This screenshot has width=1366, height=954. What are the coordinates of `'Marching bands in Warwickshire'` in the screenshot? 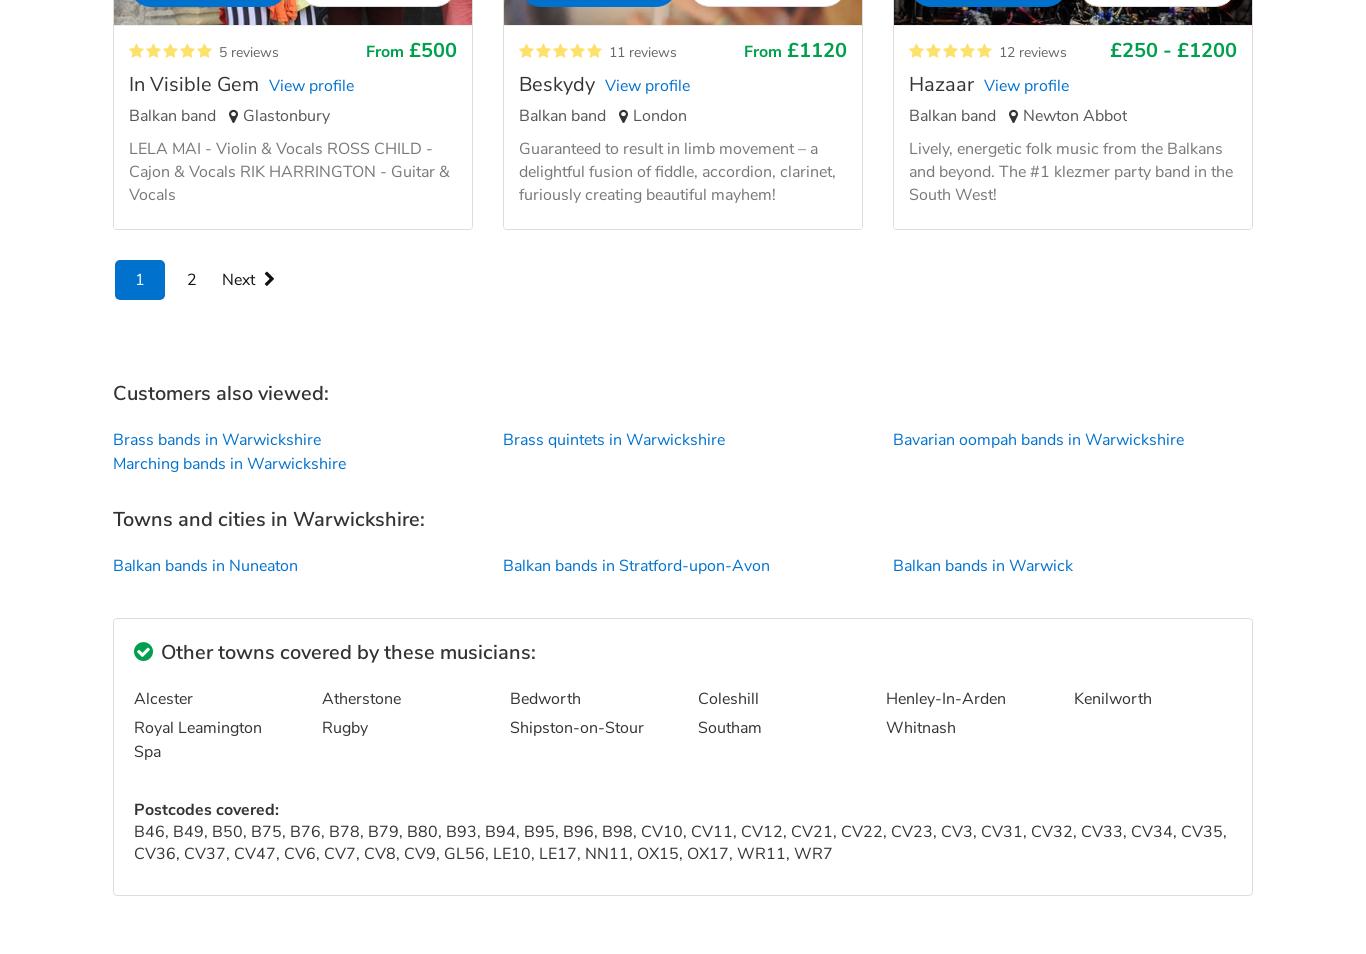 It's located at (112, 462).